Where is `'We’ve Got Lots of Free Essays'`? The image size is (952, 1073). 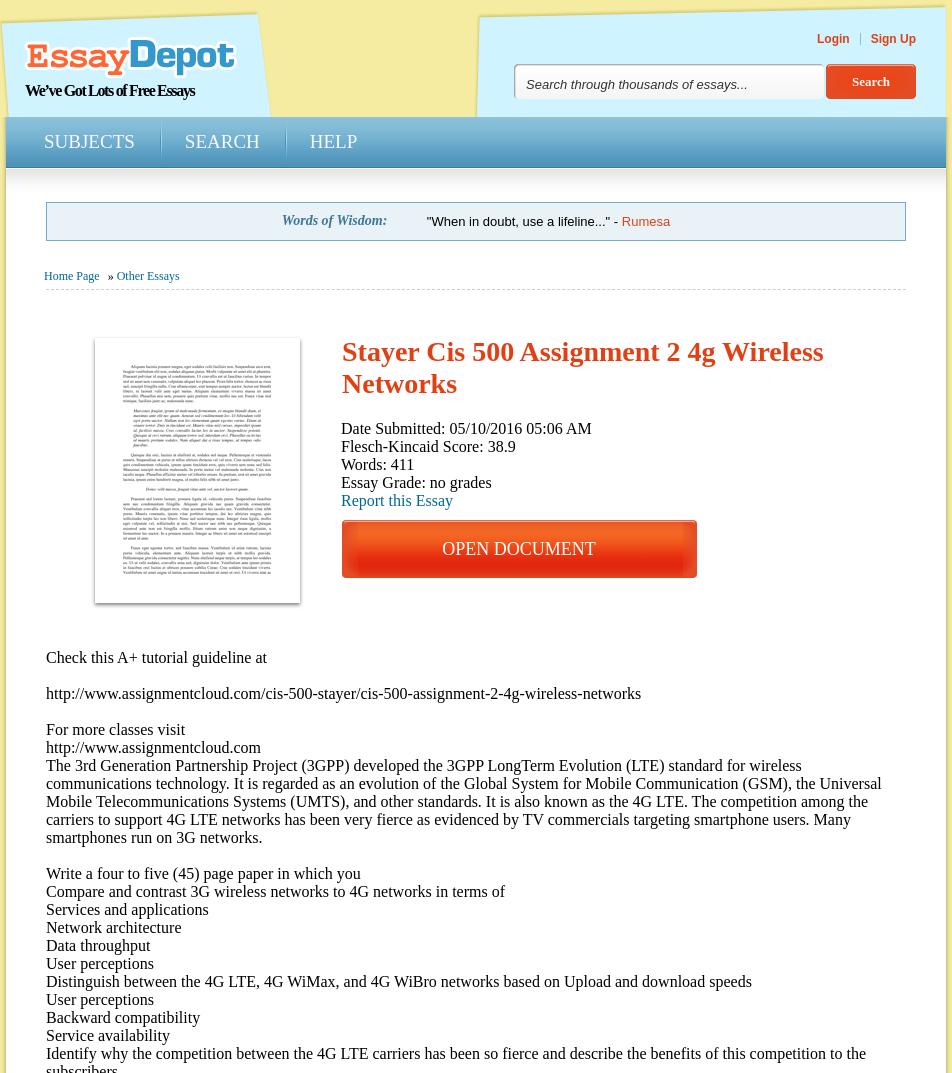 'We’ve Got Lots of Free Essays' is located at coordinates (25, 90).